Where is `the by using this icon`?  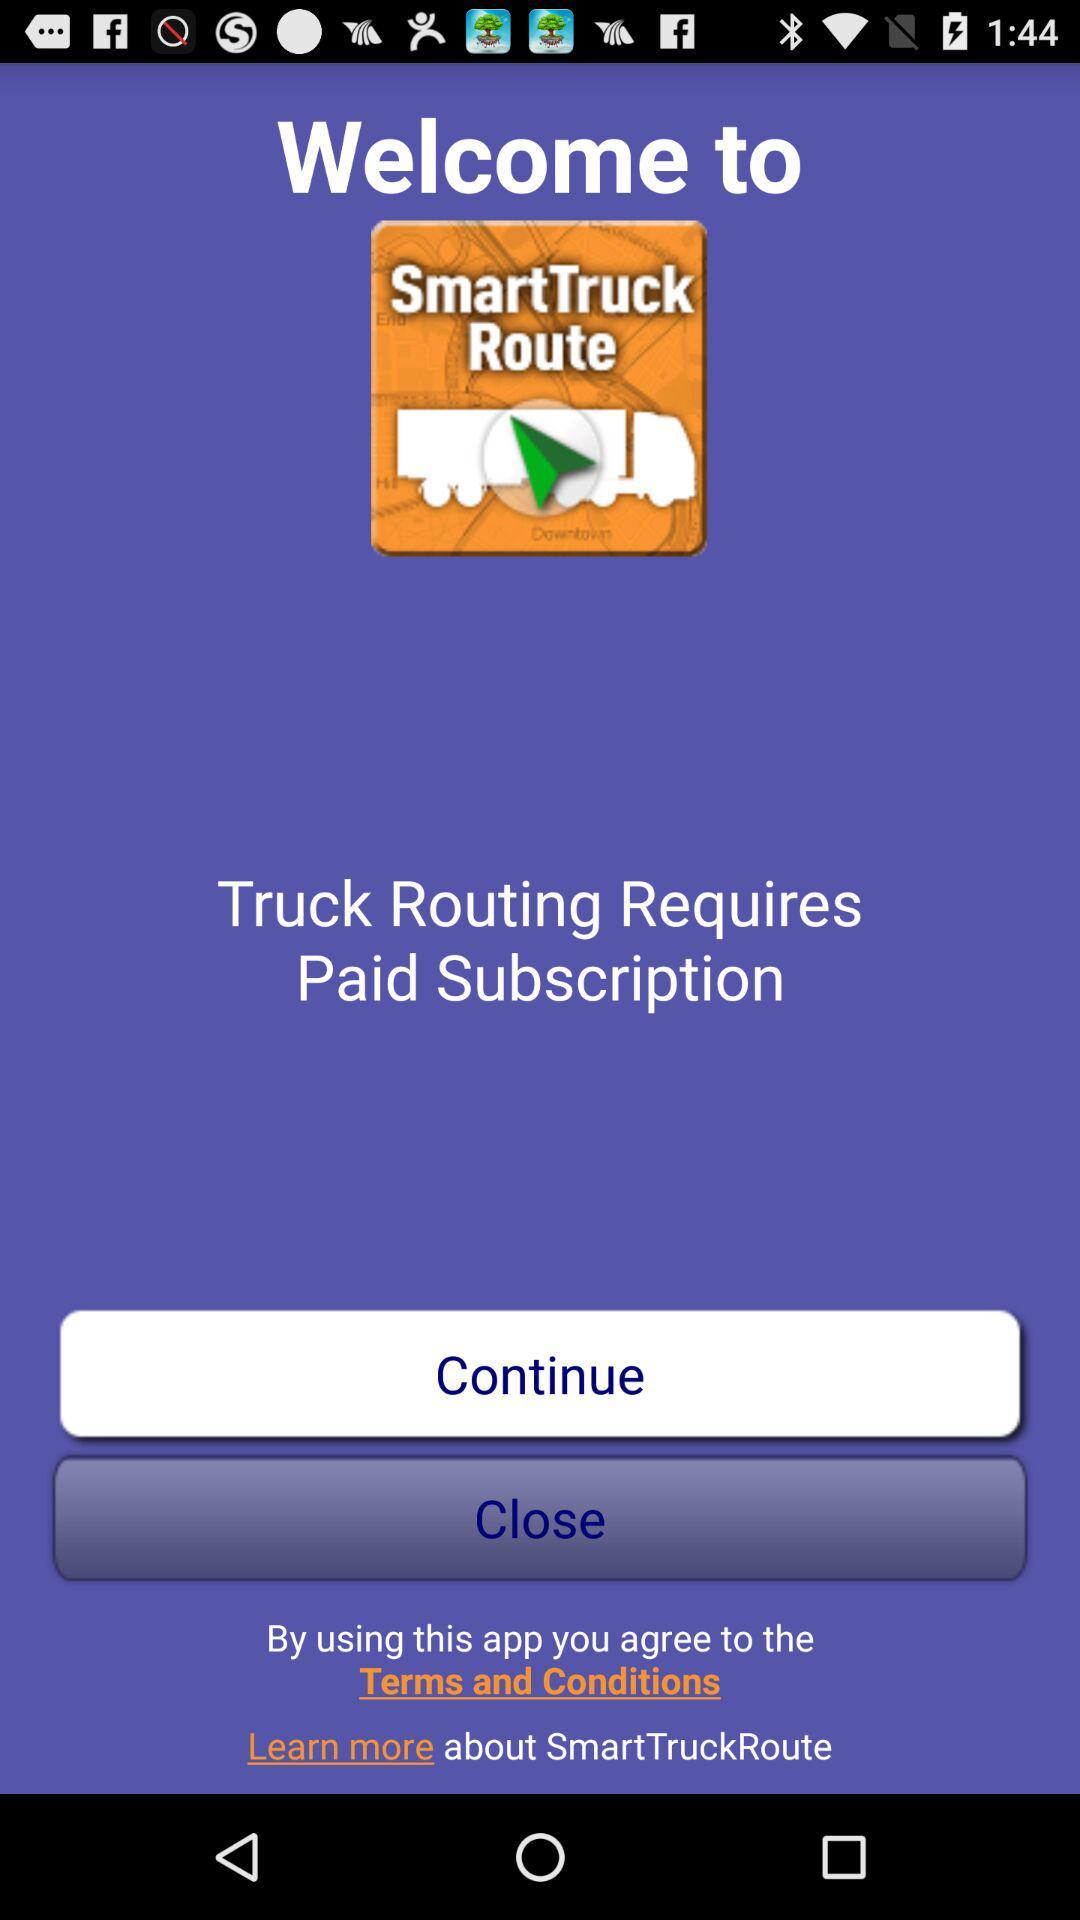
the by using this icon is located at coordinates (540, 1650).